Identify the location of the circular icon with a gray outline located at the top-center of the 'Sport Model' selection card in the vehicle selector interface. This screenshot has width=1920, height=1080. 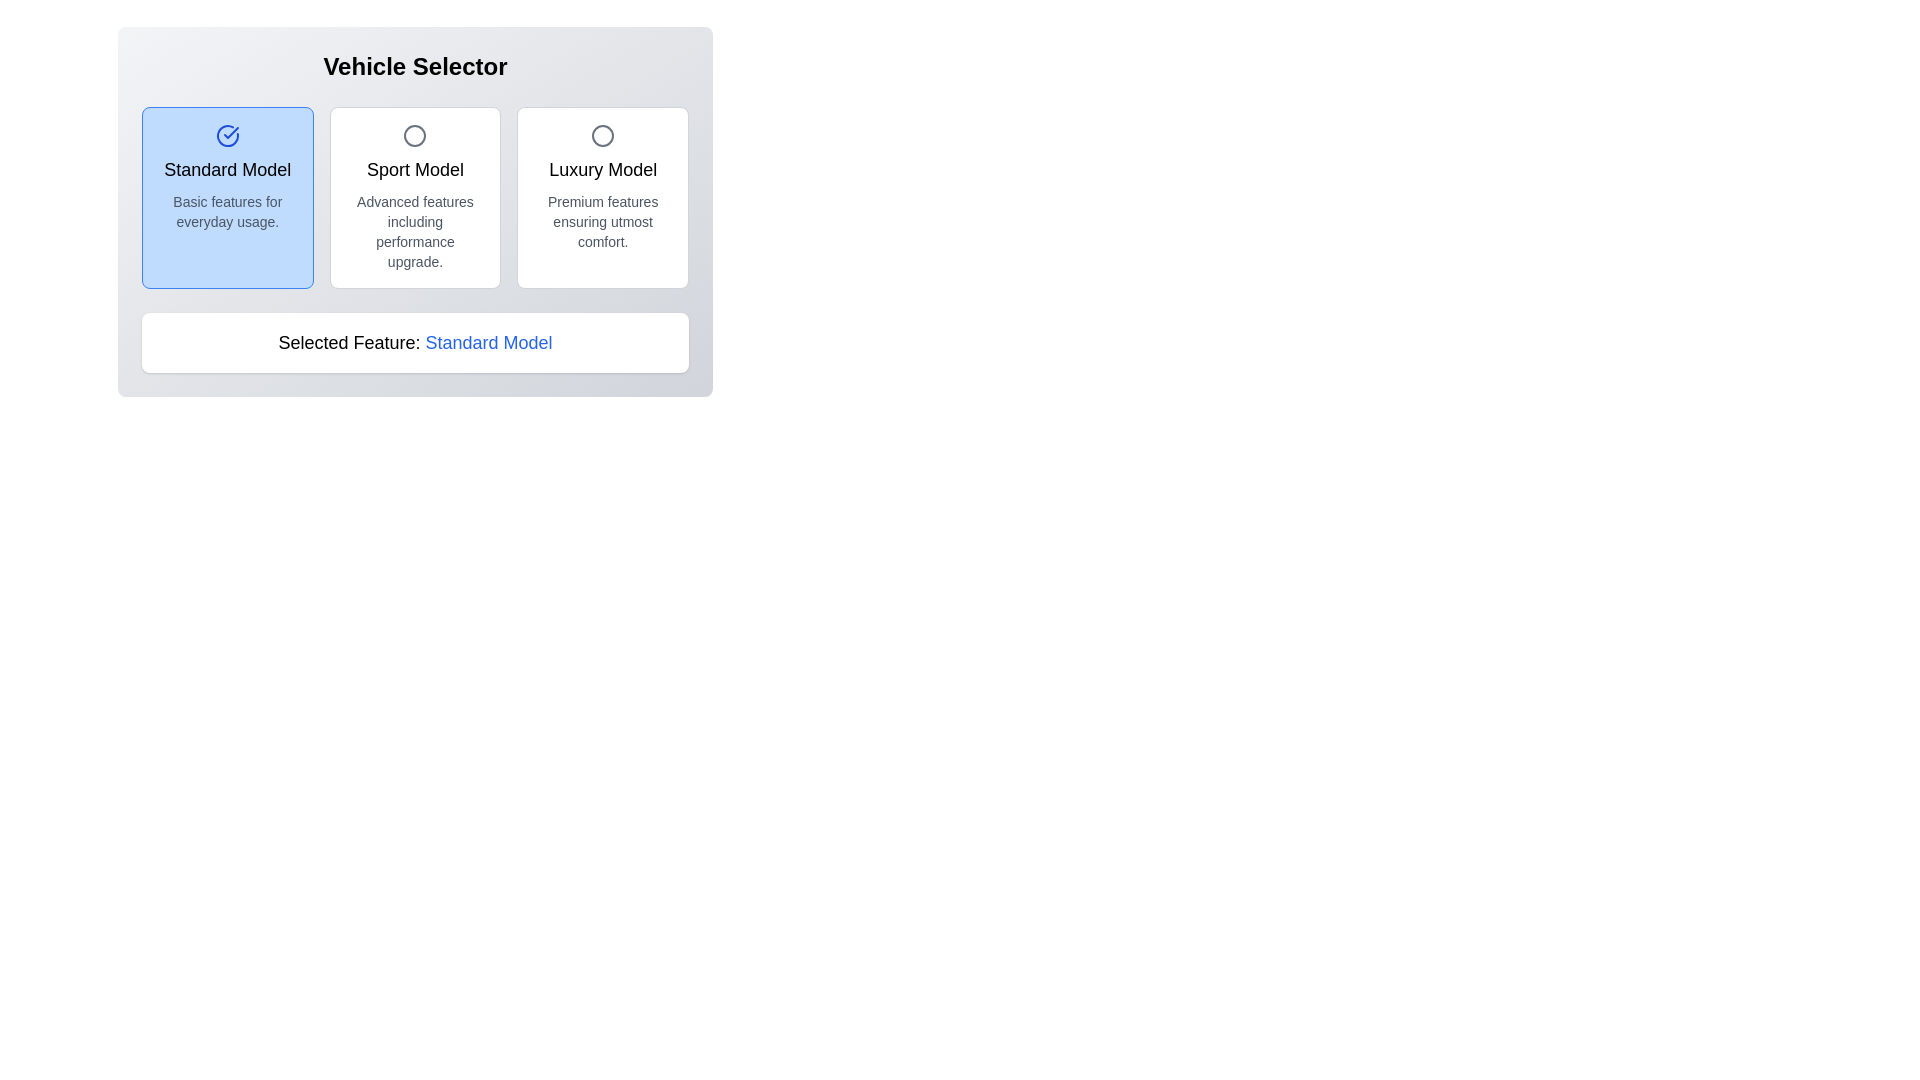
(414, 135).